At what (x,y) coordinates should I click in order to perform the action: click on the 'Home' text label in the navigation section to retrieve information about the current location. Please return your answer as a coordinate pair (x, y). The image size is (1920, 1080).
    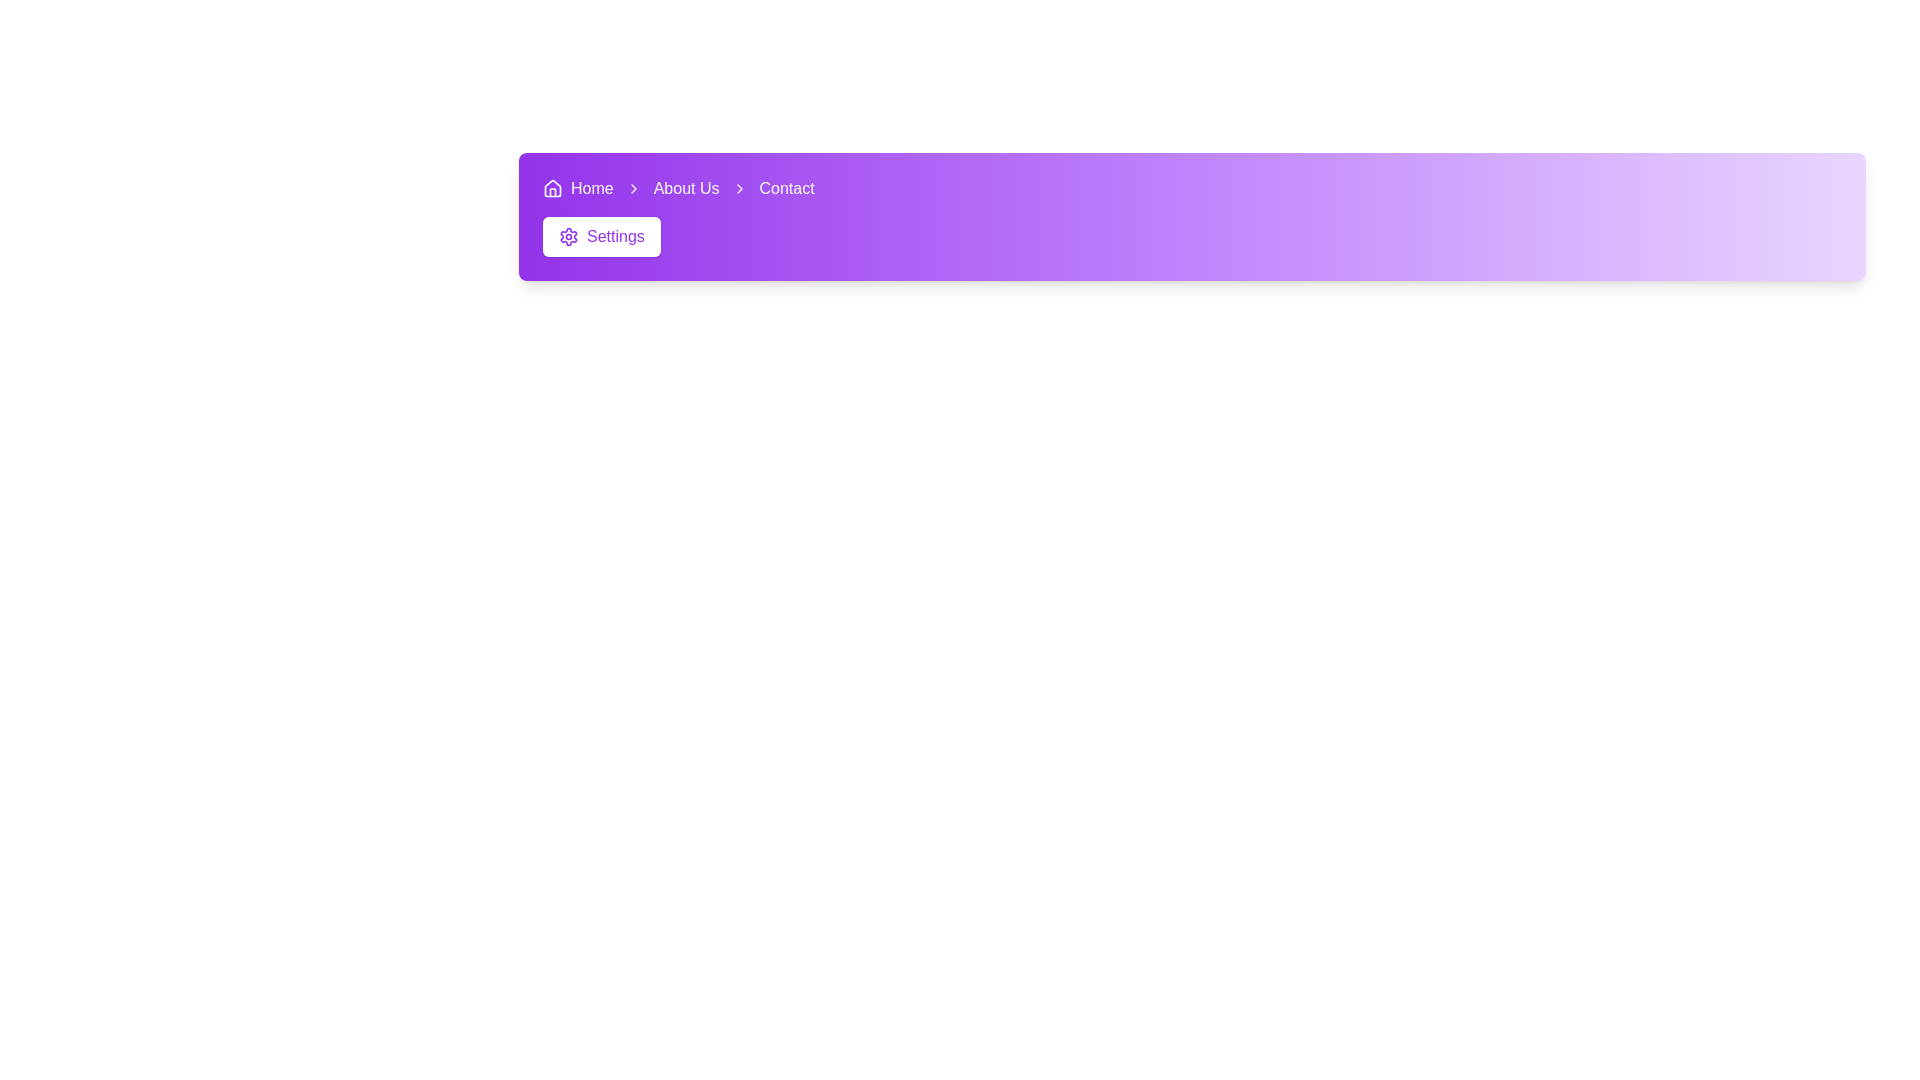
    Looking at the image, I should click on (591, 189).